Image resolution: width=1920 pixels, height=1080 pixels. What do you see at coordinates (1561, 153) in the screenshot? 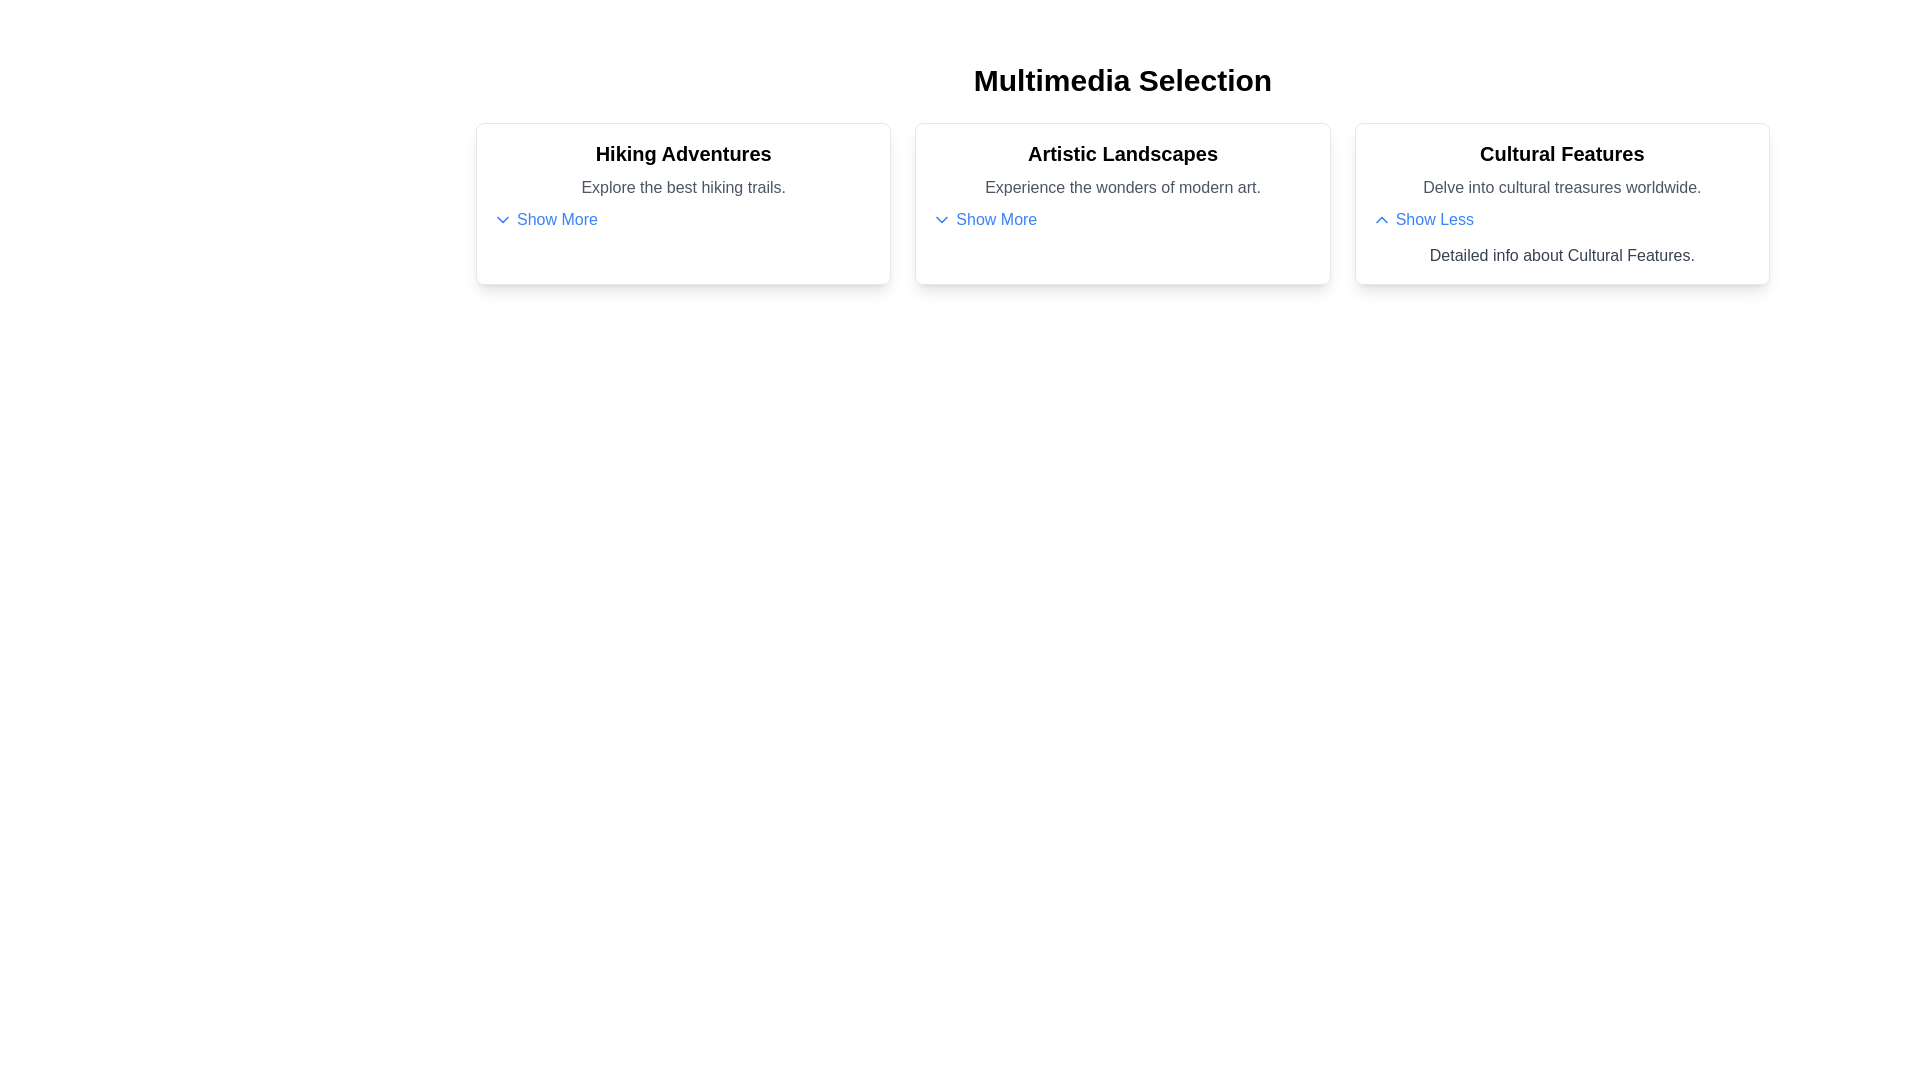
I see `the text content of the card titled Cultural Features` at bounding box center [1561, 153].